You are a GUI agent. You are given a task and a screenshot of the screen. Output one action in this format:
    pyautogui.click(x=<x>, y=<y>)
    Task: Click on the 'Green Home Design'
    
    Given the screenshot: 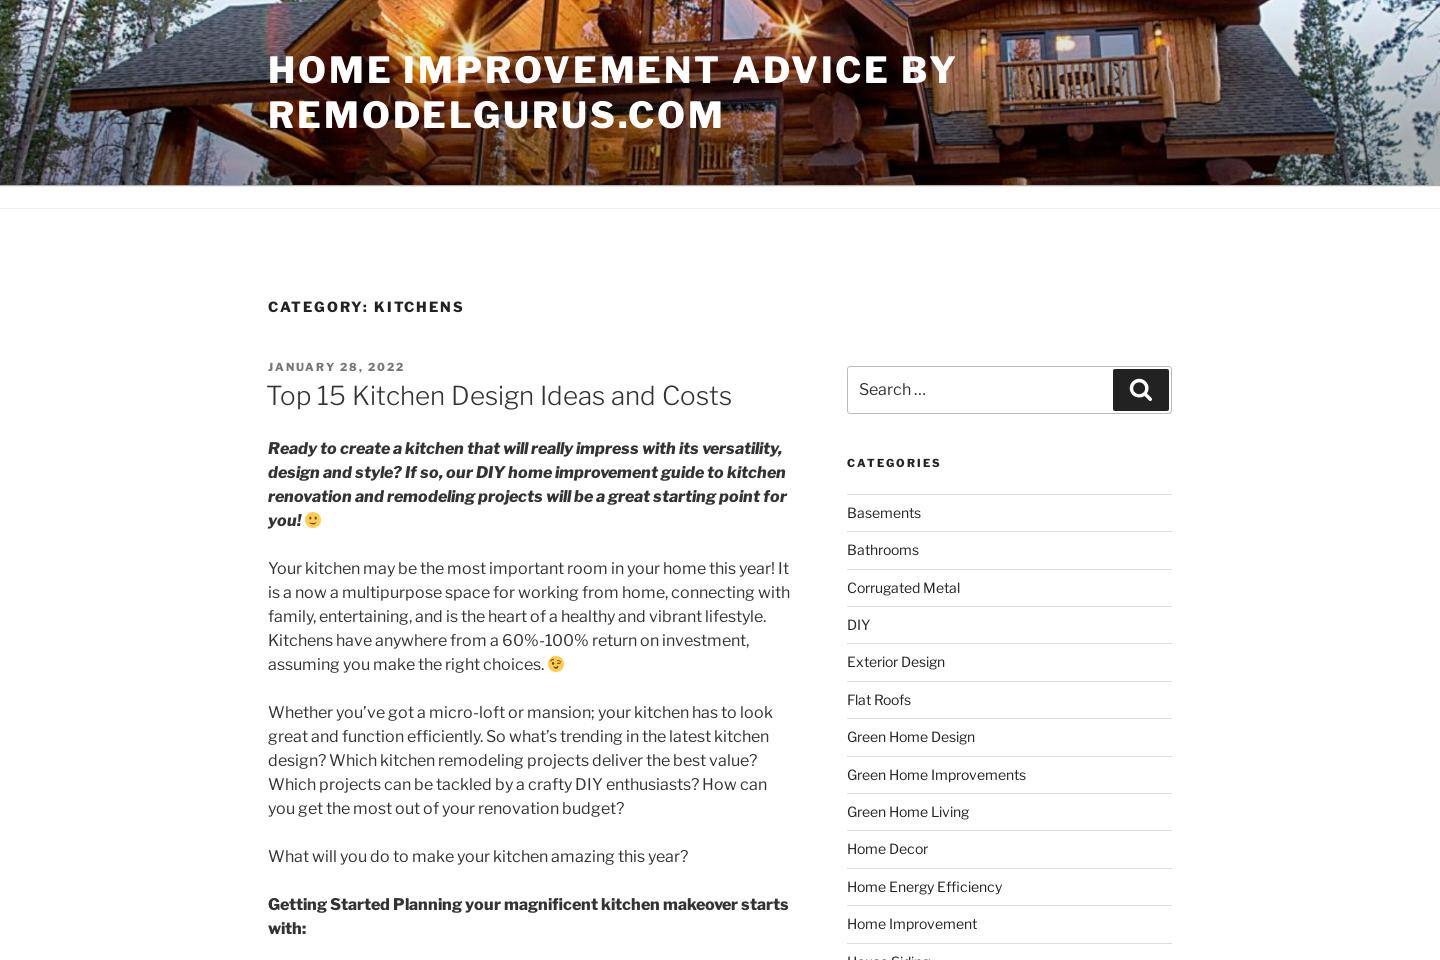 What is the action you would take?
    pyautogui.click(x=909, y=735)
    